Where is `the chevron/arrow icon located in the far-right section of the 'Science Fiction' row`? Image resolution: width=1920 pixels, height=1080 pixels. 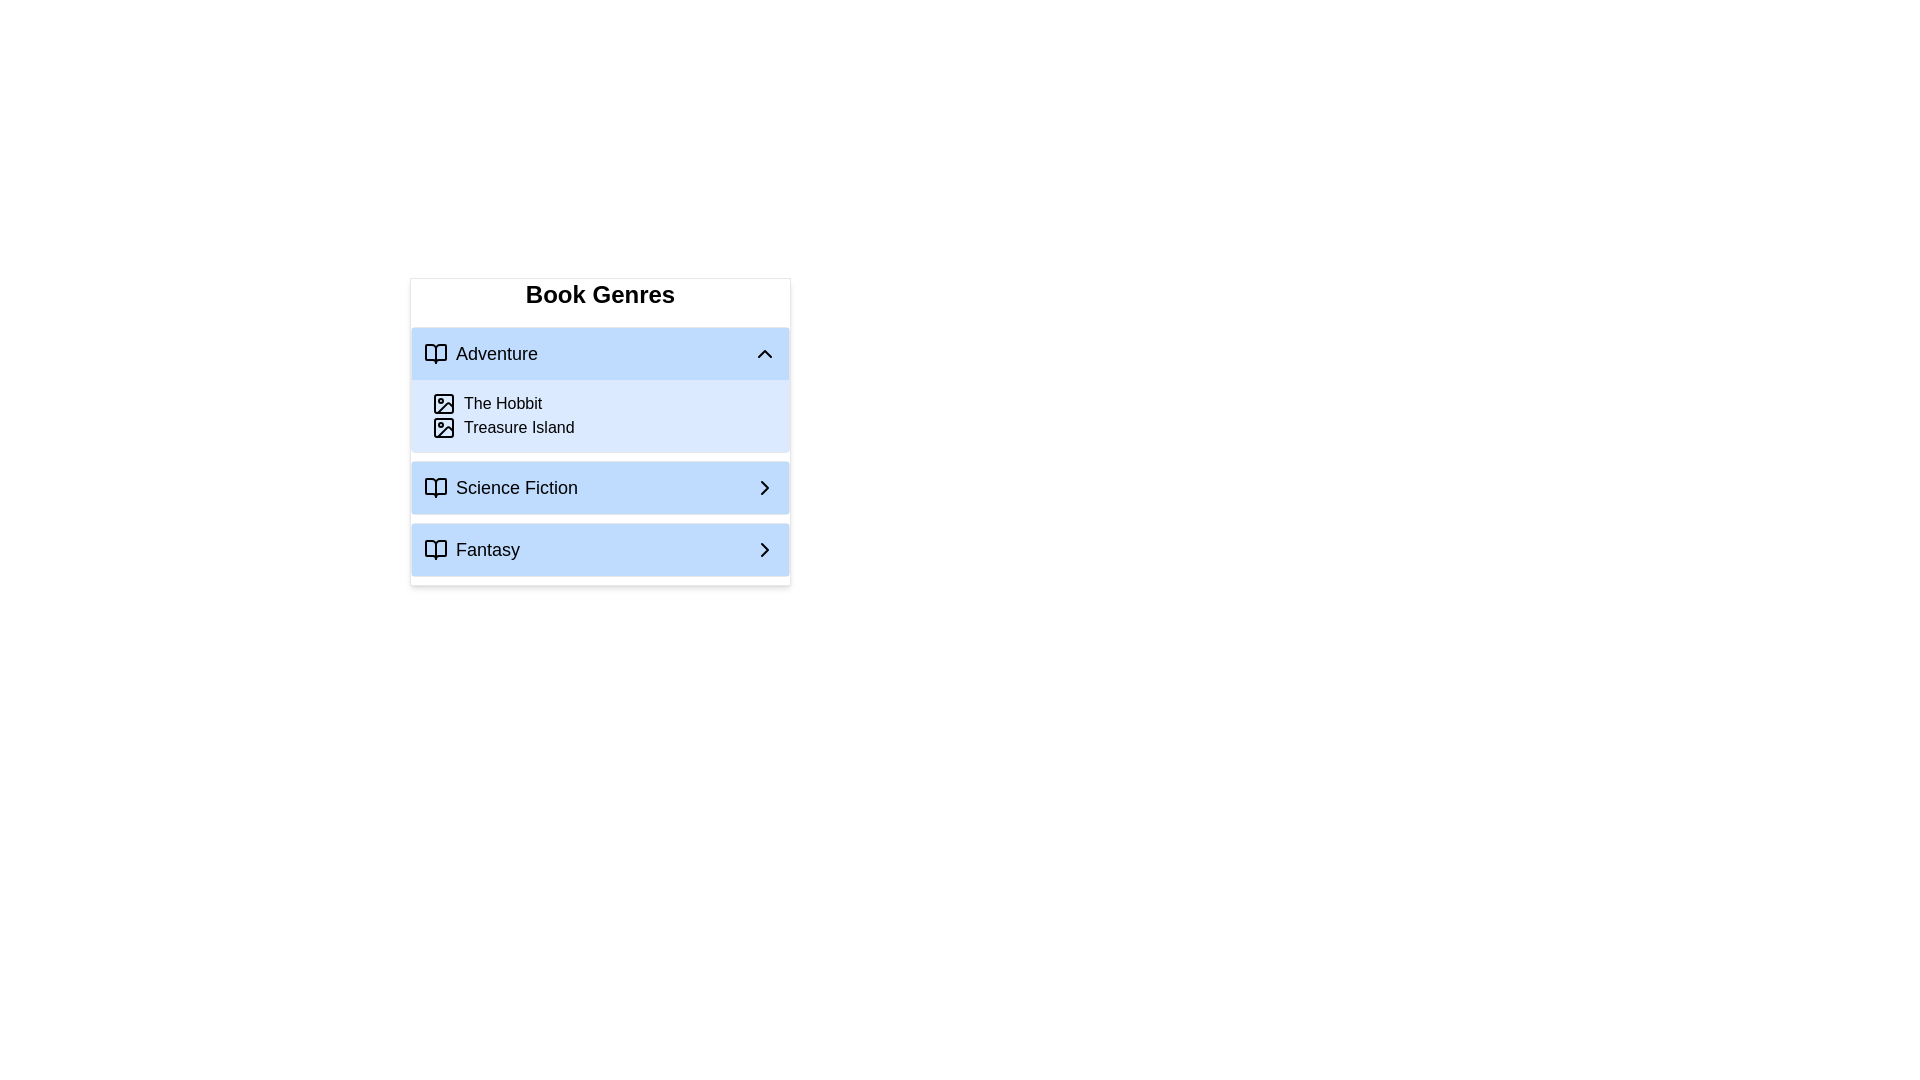 the chevron/arrow icon located in the far-right section of the 'Science Fiction' row is located at coordinates (763, 488).